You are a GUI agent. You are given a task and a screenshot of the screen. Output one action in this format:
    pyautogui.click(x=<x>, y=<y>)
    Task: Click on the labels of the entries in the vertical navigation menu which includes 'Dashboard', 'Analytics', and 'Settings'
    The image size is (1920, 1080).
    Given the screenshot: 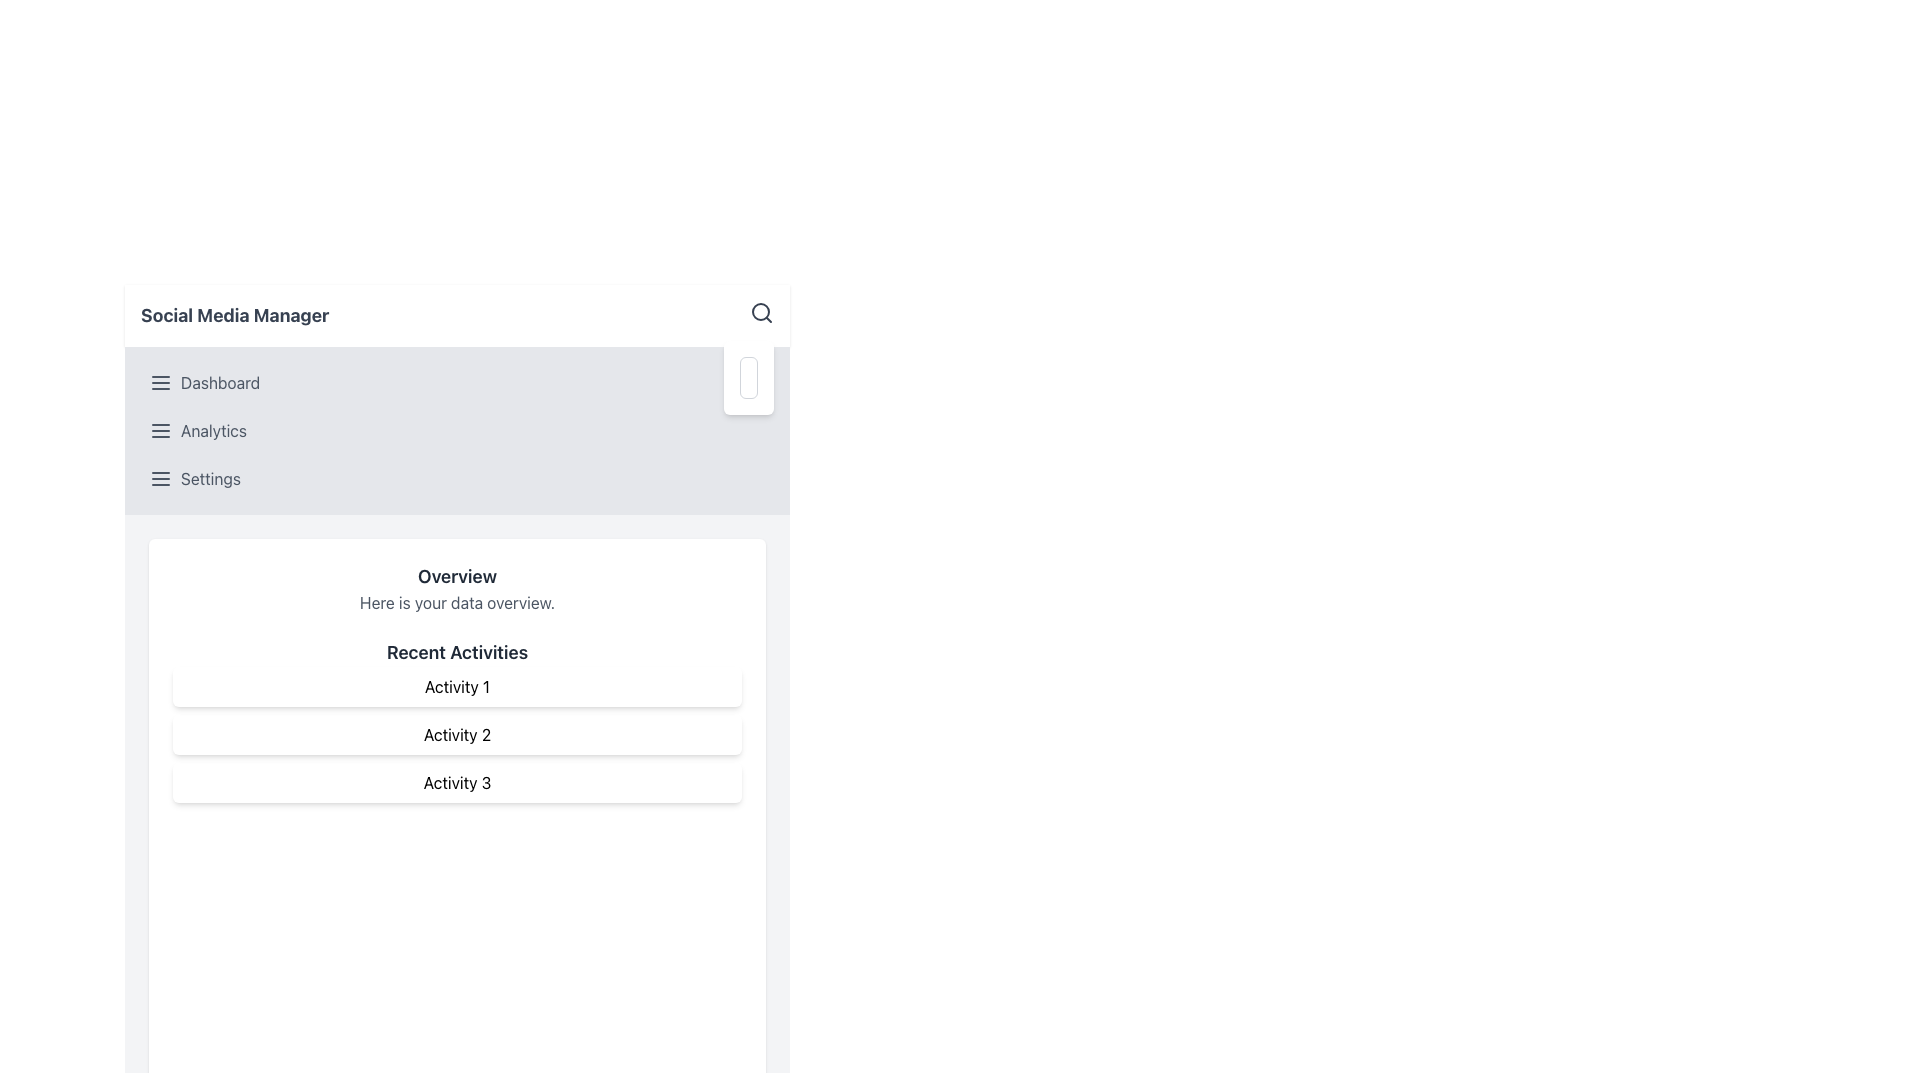 What is the action you would take?
    pyautogui.click(x=456, y=430)
    